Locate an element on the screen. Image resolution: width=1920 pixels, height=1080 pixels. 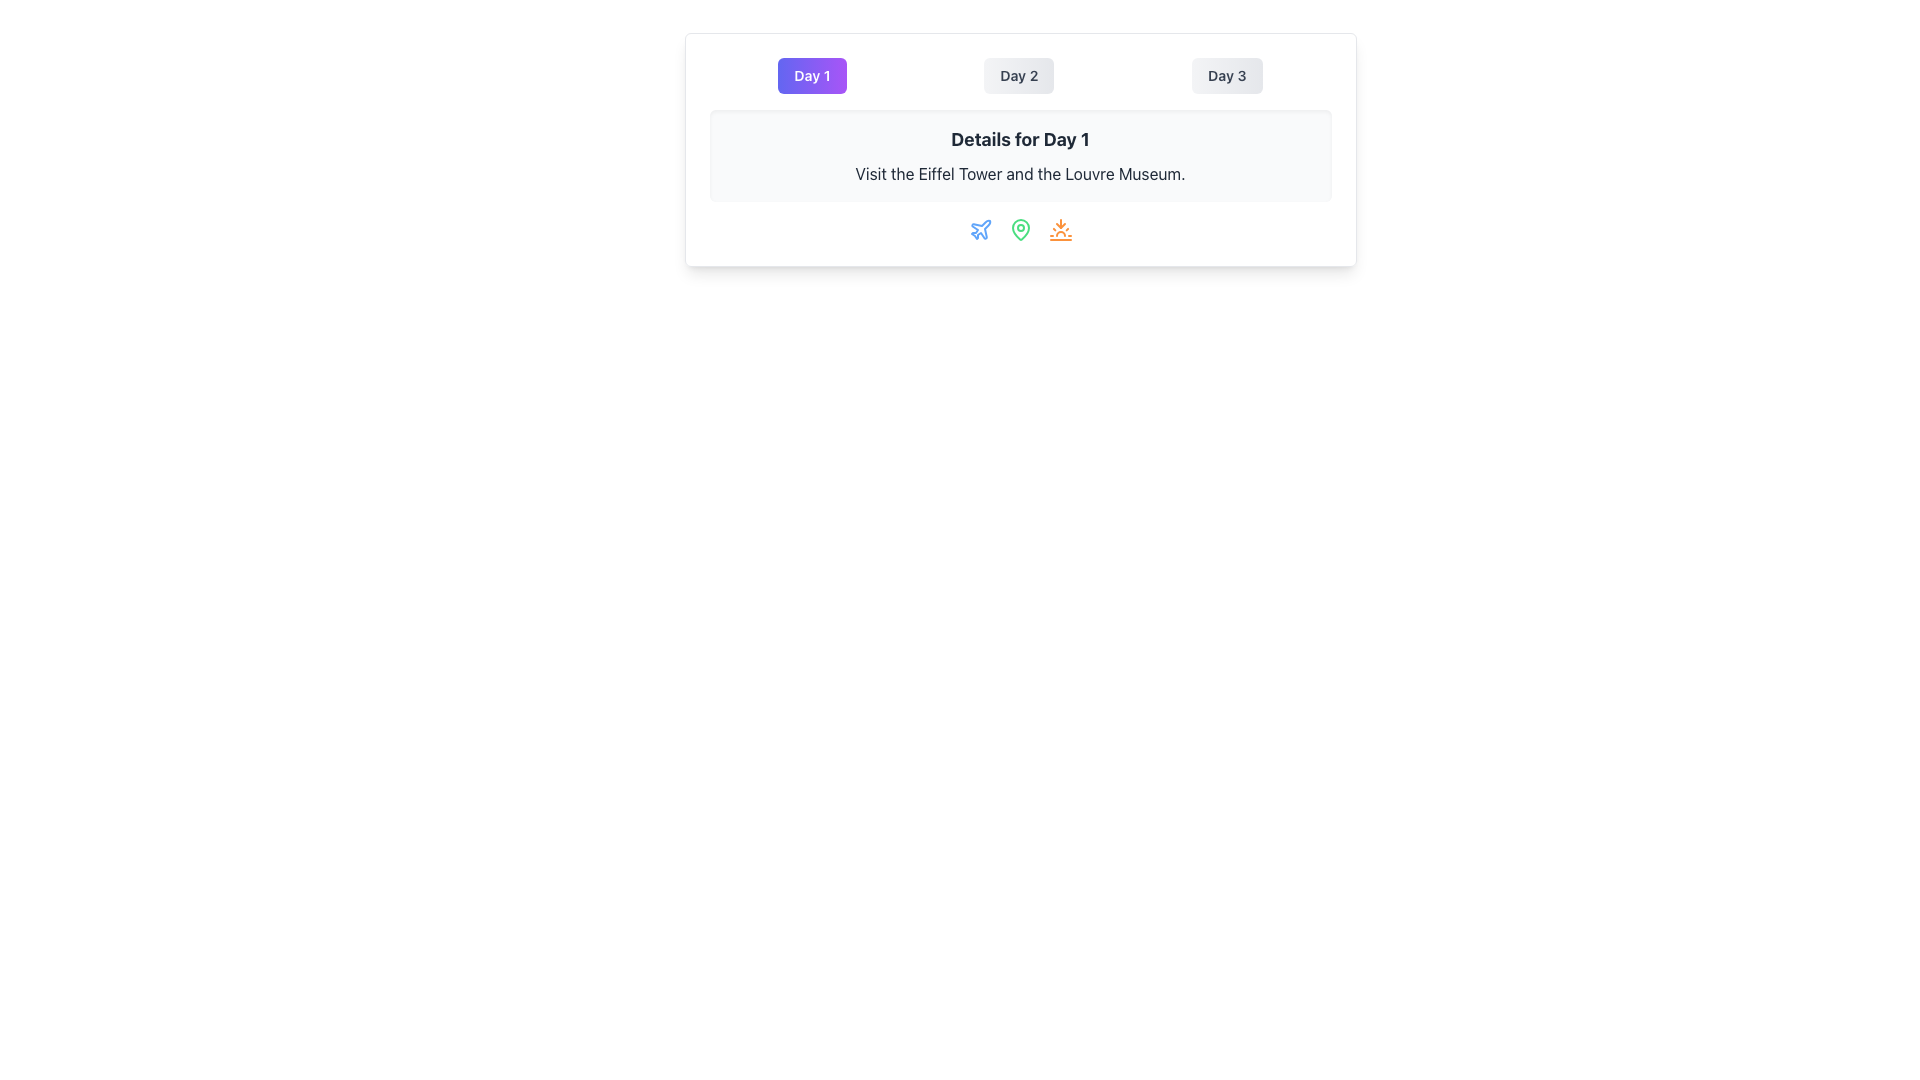
the informative text description about activities for Day 1, which is located directly below the heading 'Details for Day 1' is located at coordinates (1020, 172).